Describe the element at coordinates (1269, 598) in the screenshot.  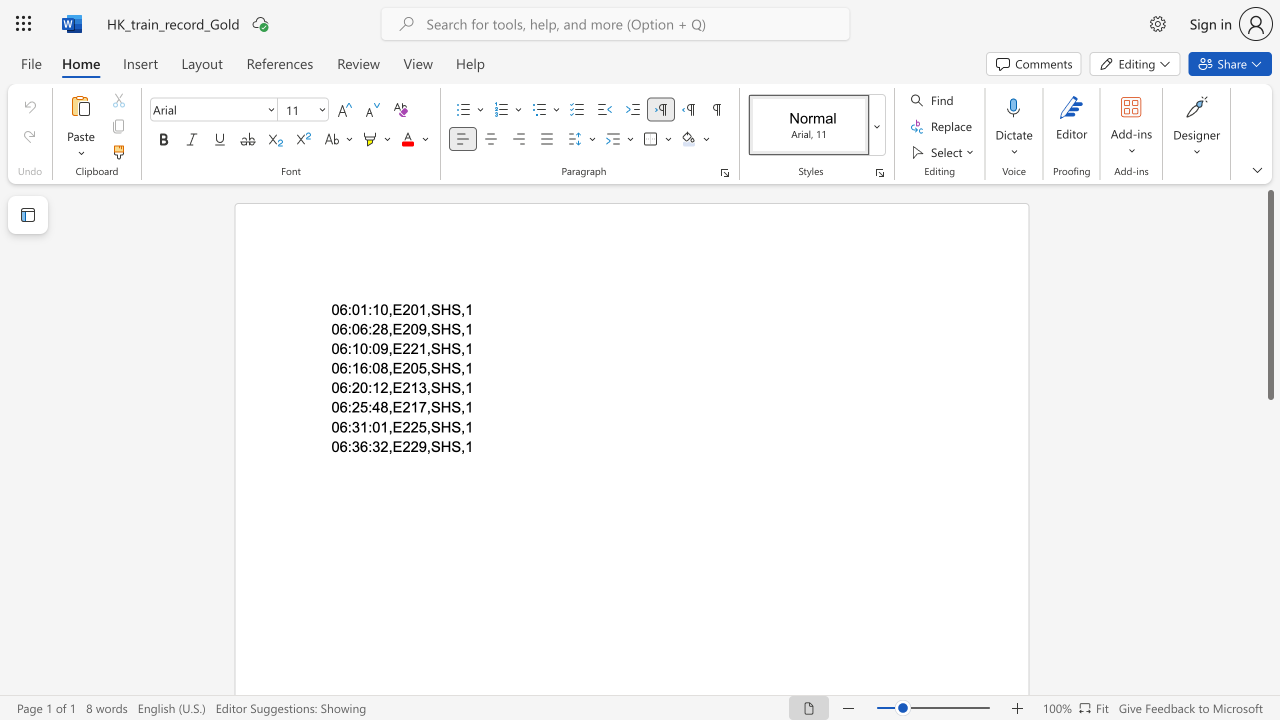
I see `the scrollbar to adjust the page downward` at that location.